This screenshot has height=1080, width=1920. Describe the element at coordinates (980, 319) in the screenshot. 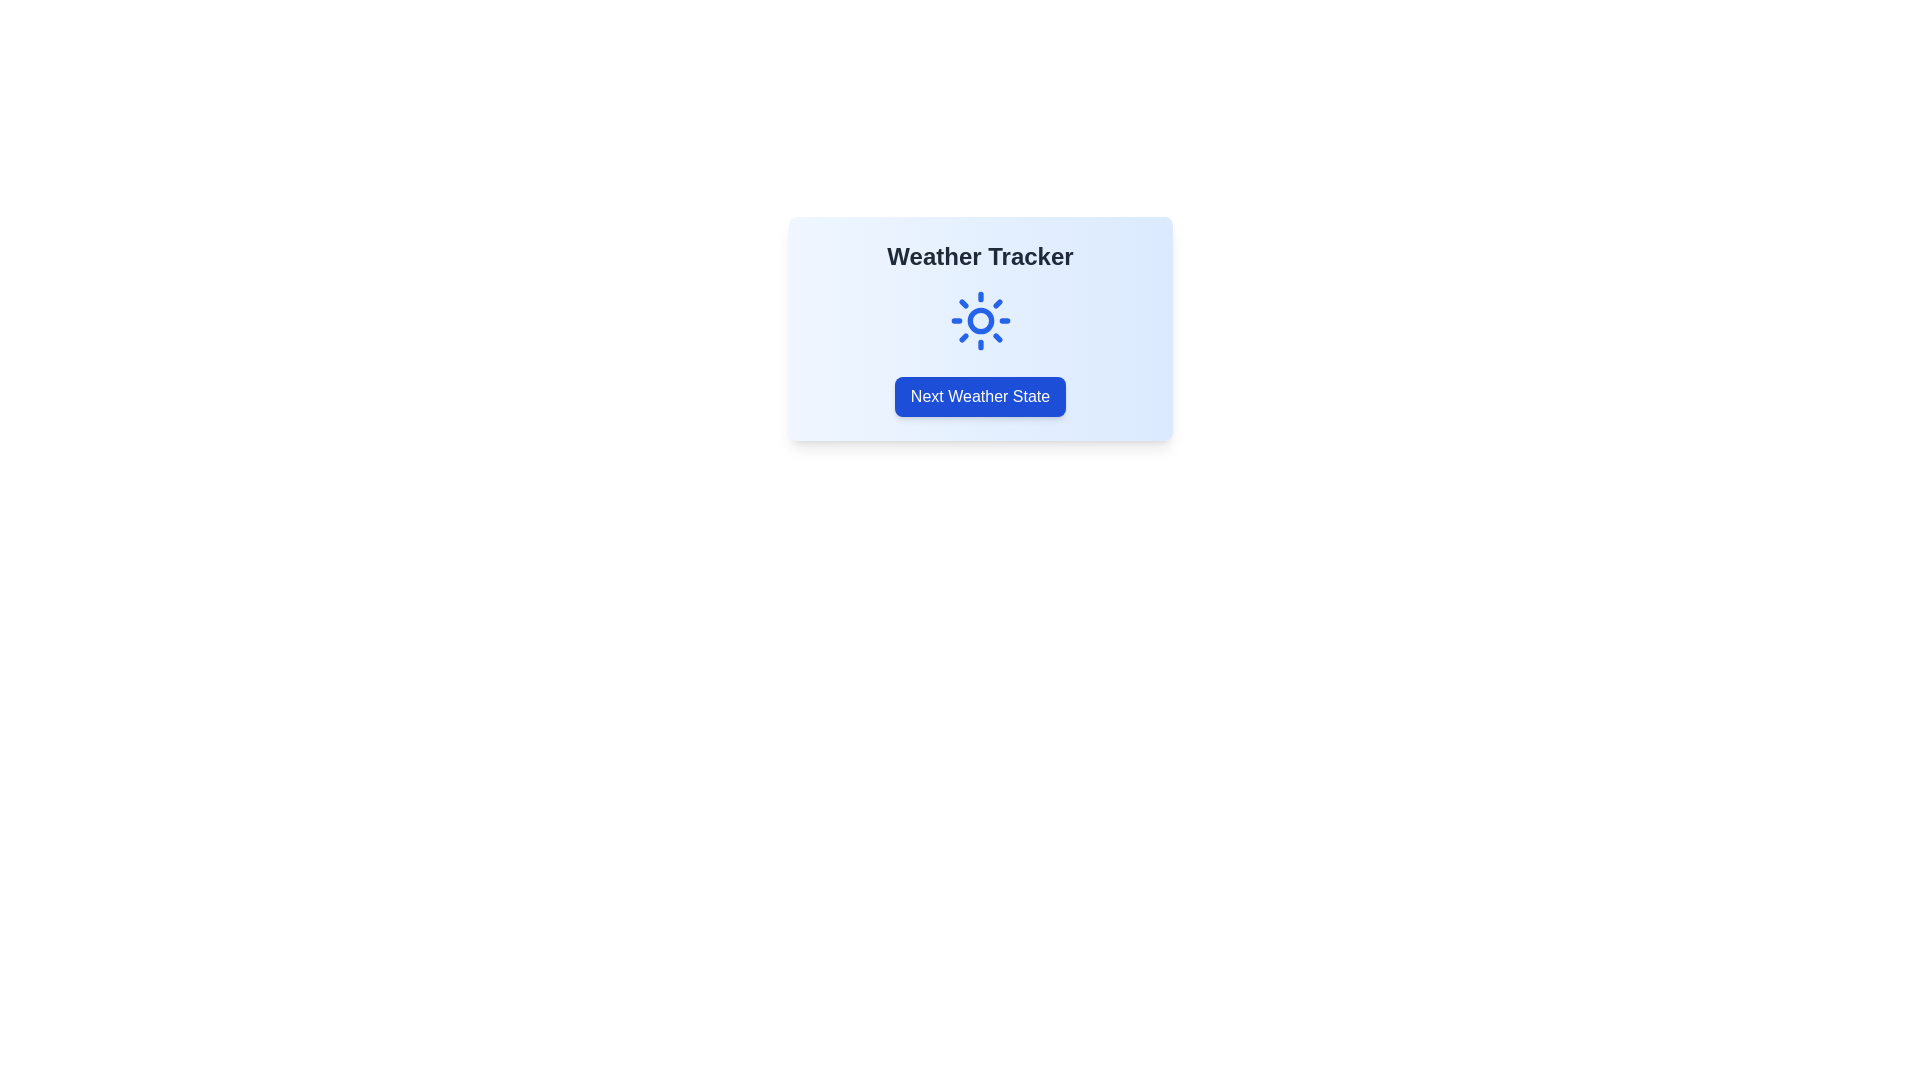

I see `the decorative weather icon in the Weather Tracker interface, located beneath the 'Weather Tracker' heading and above the 'Next Weather State' button` at that location.